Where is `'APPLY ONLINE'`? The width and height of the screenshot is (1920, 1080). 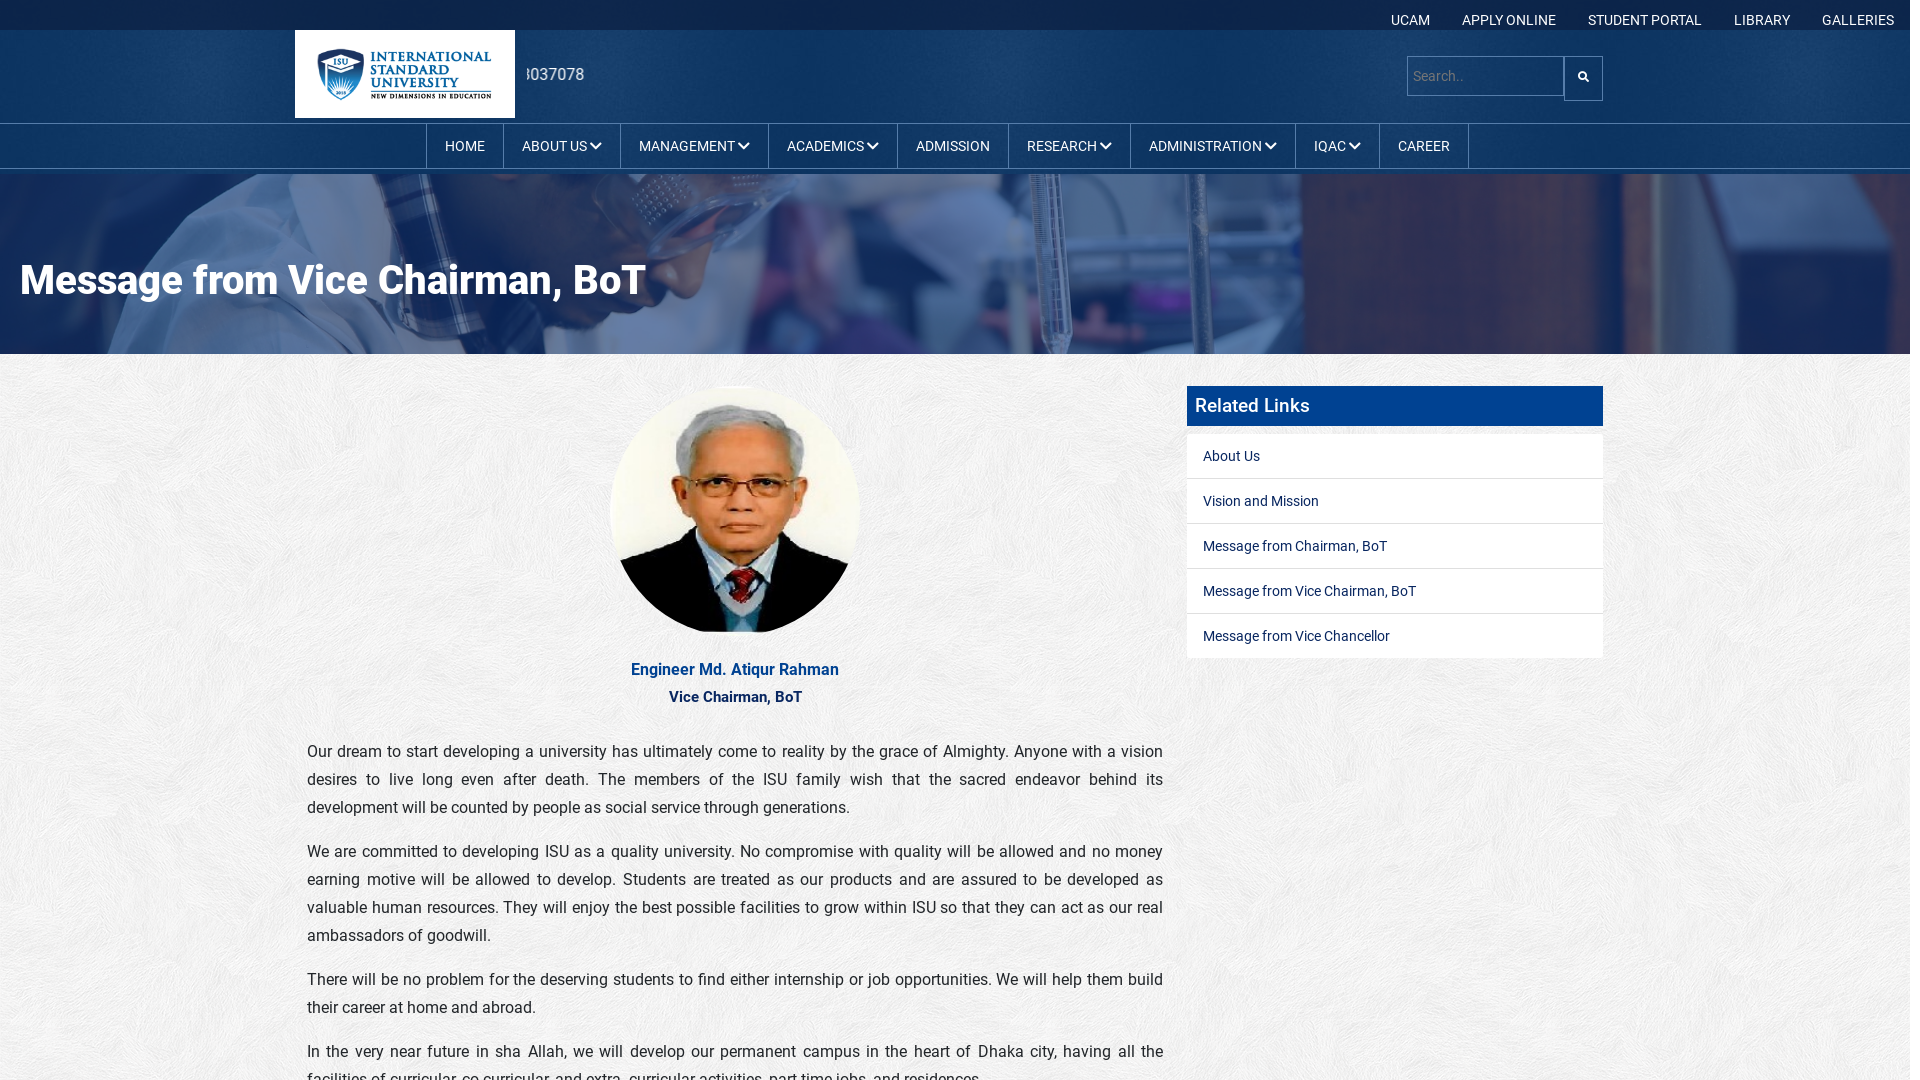
'APPLY ONLINE' is located at coordinates (1508, 19).